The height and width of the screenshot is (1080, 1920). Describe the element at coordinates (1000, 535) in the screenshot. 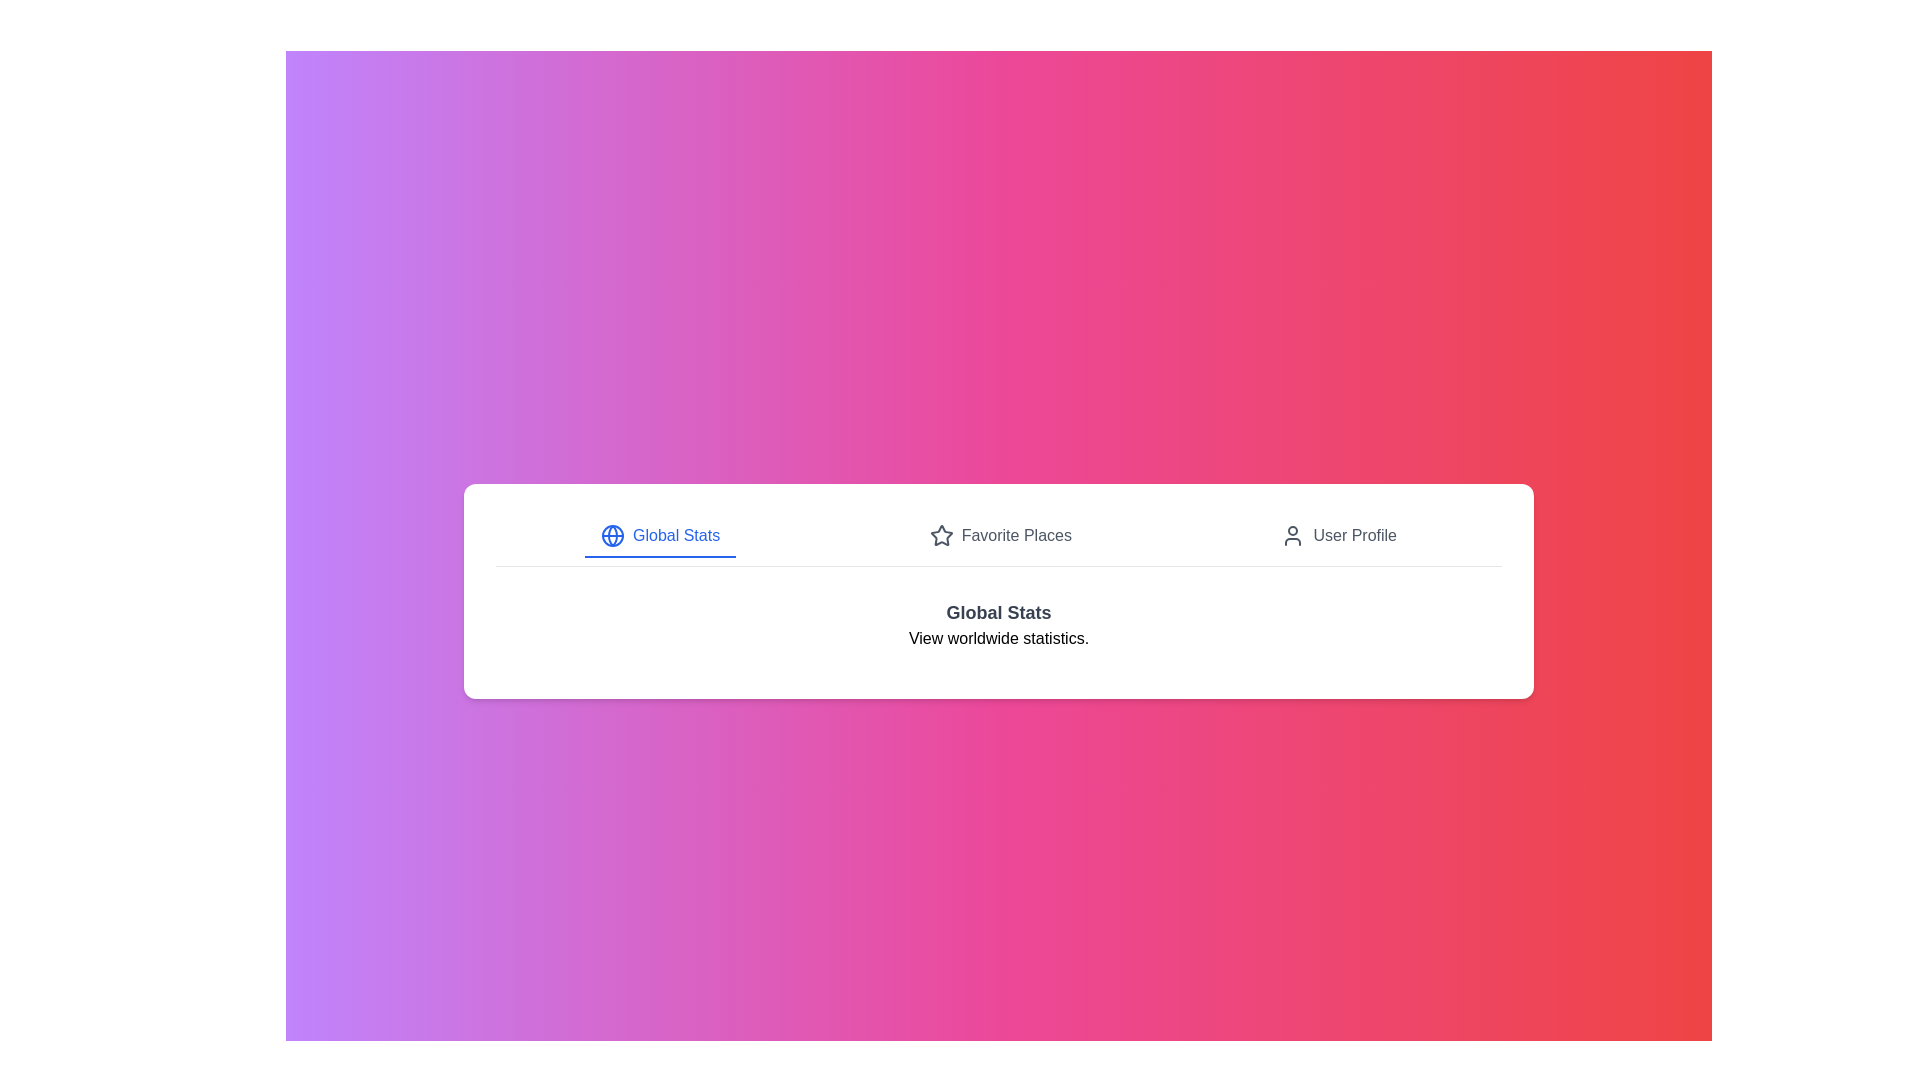

I see `the 'Favorite Places' button in the navigation bar to visualize the hover effect` at that location.